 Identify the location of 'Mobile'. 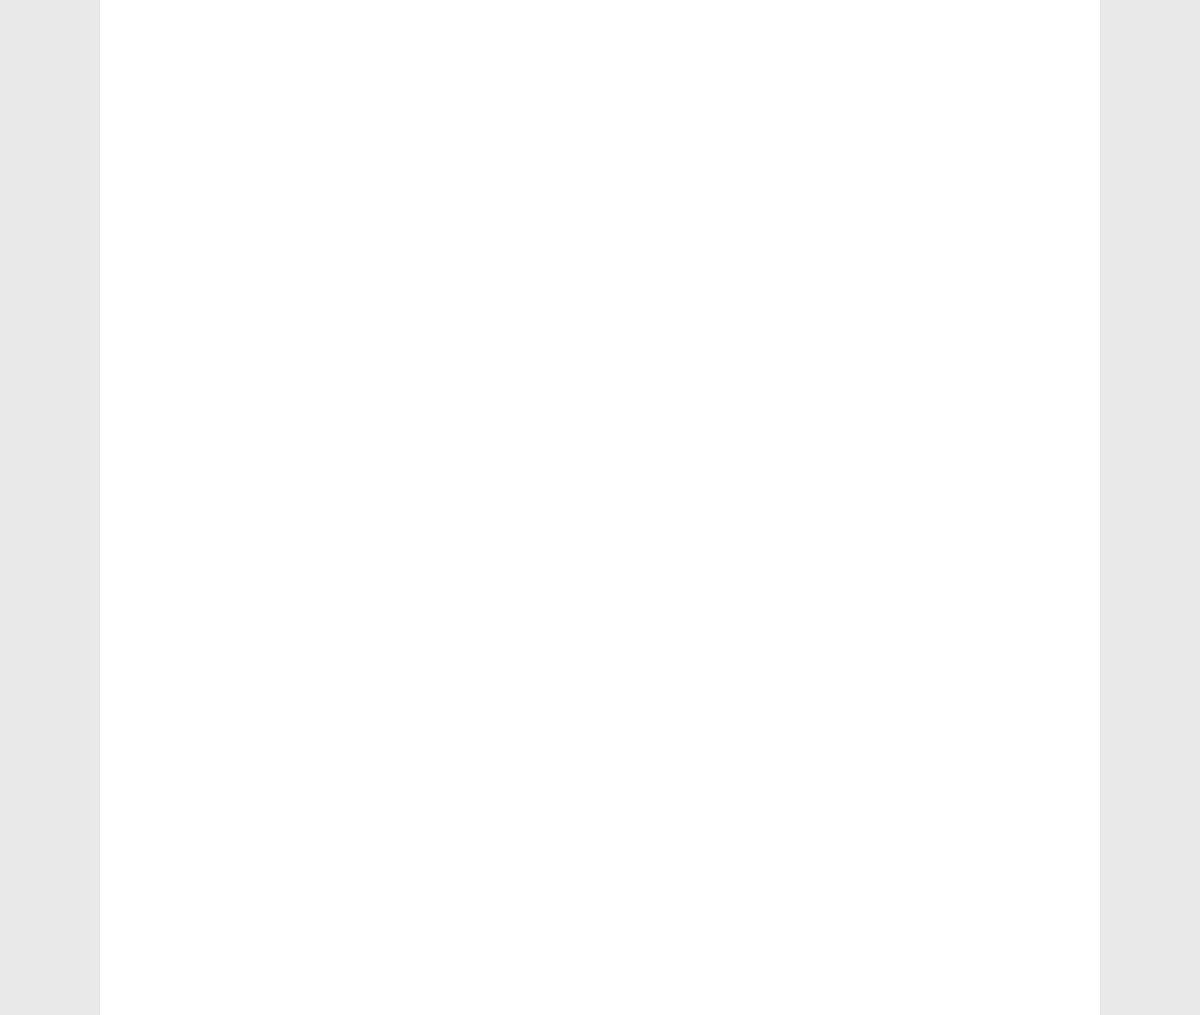
(158, 876).